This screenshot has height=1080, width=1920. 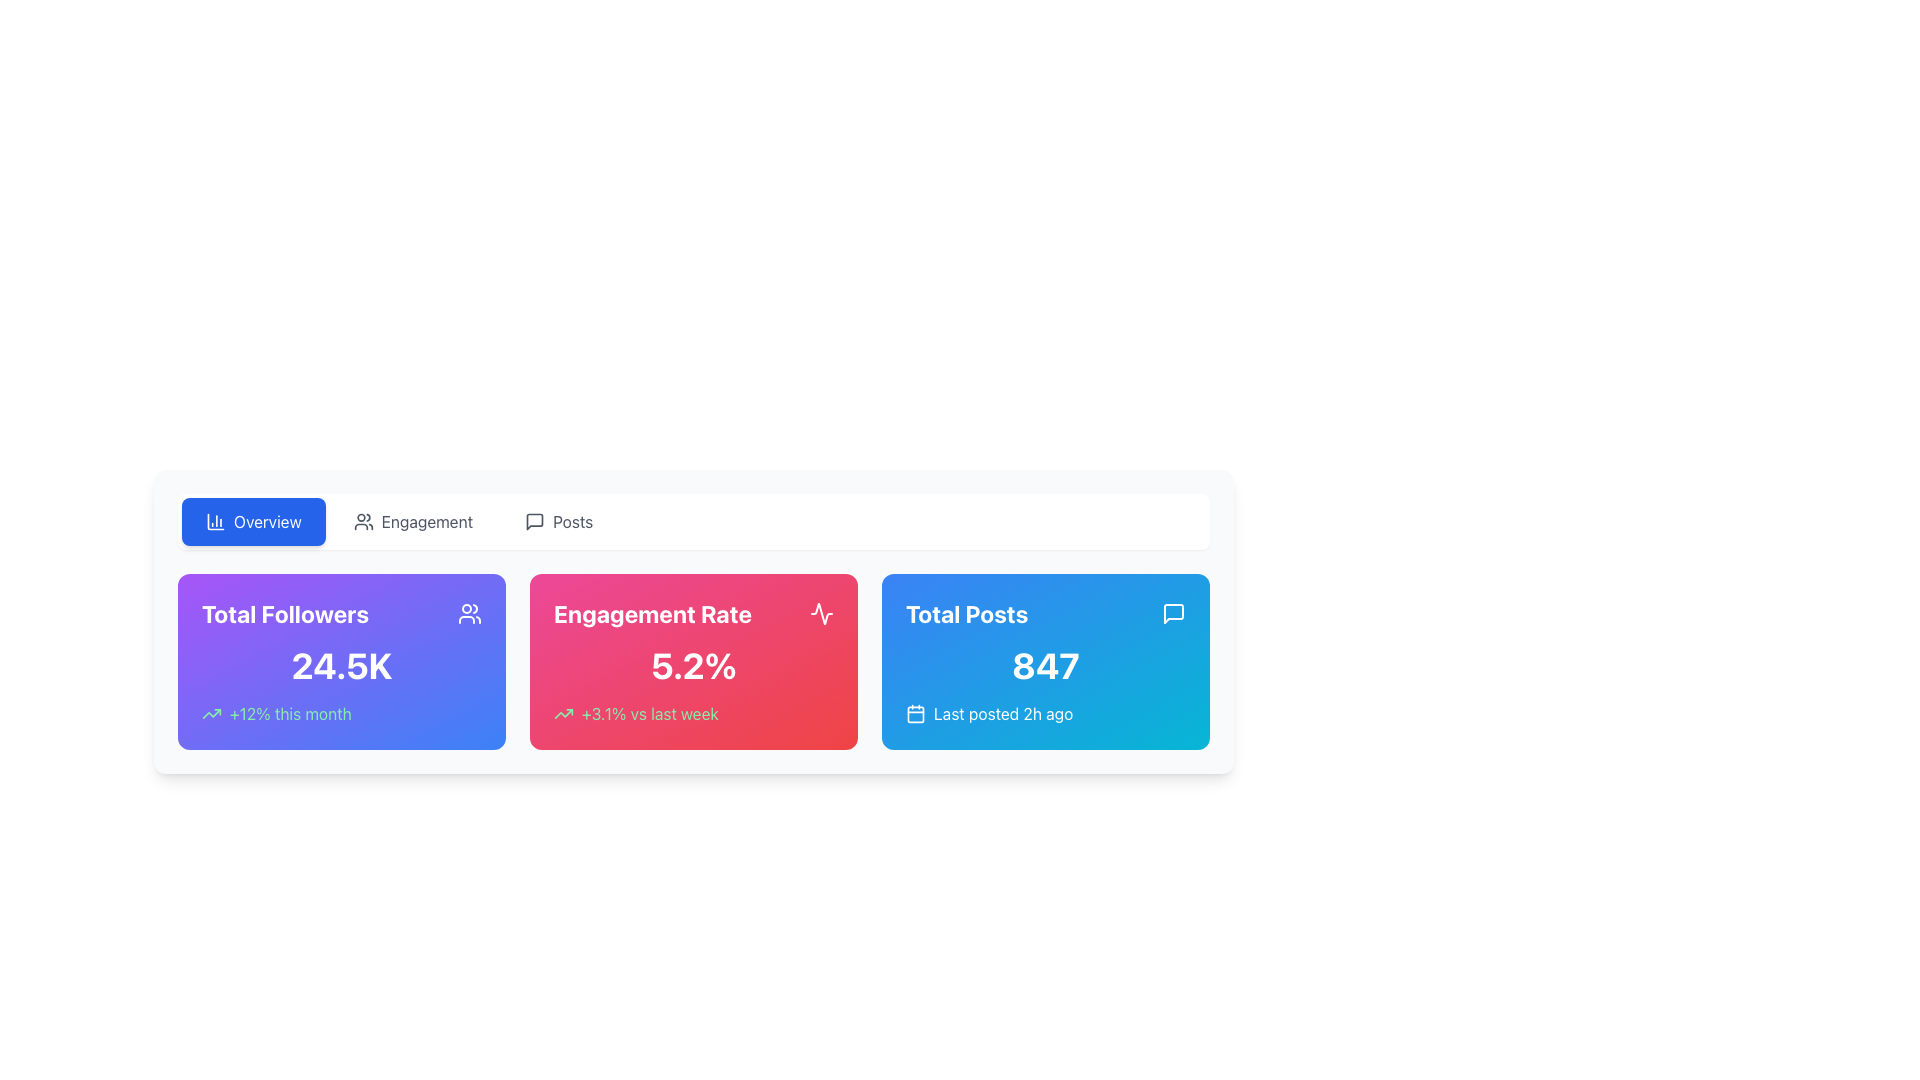 I want to click on the decorative icon that symbolizes collaboration, located to the left of the 'Engagement' button near the top-center of the layout, so click(x=363, y=520).